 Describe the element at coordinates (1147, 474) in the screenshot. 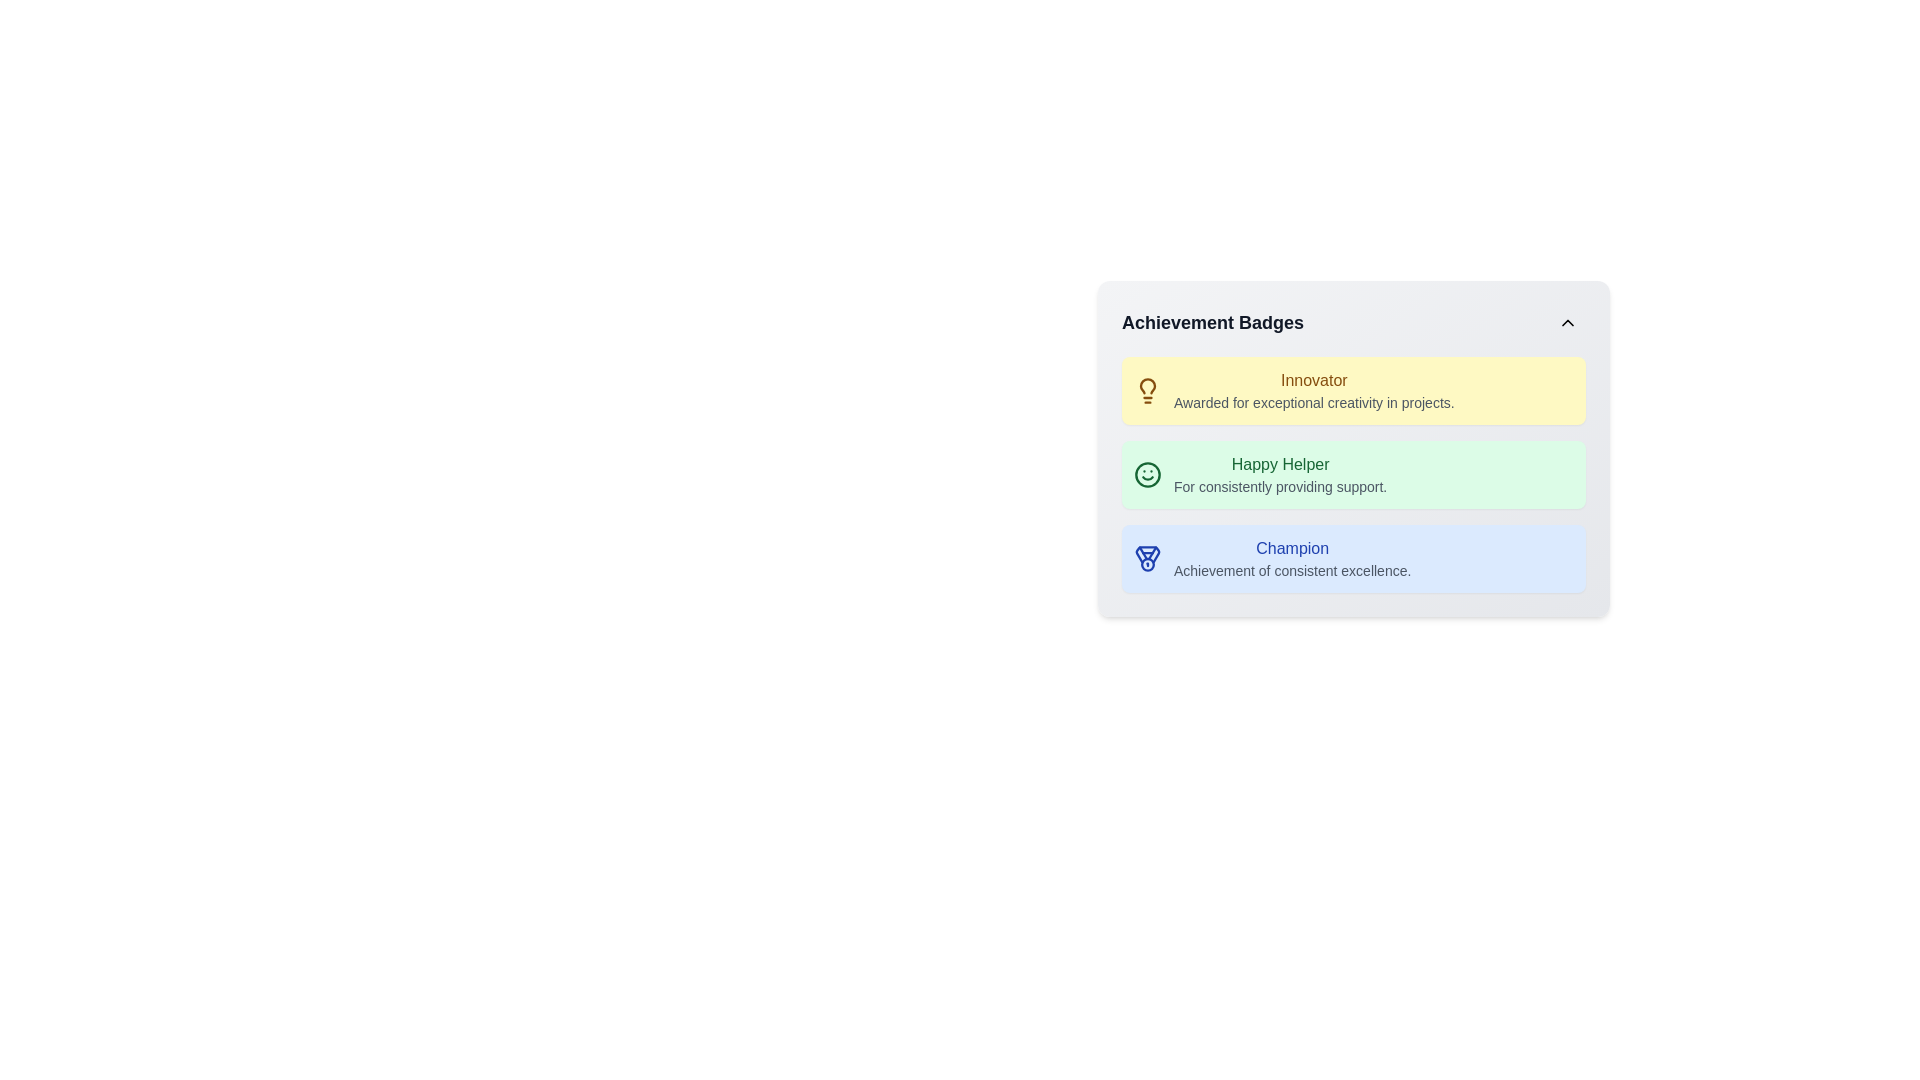

I see `the 'Happy Helper' achievement badge icon located in the left portion of the second row of the achievement badges section, which is marked by a green background` at that location.